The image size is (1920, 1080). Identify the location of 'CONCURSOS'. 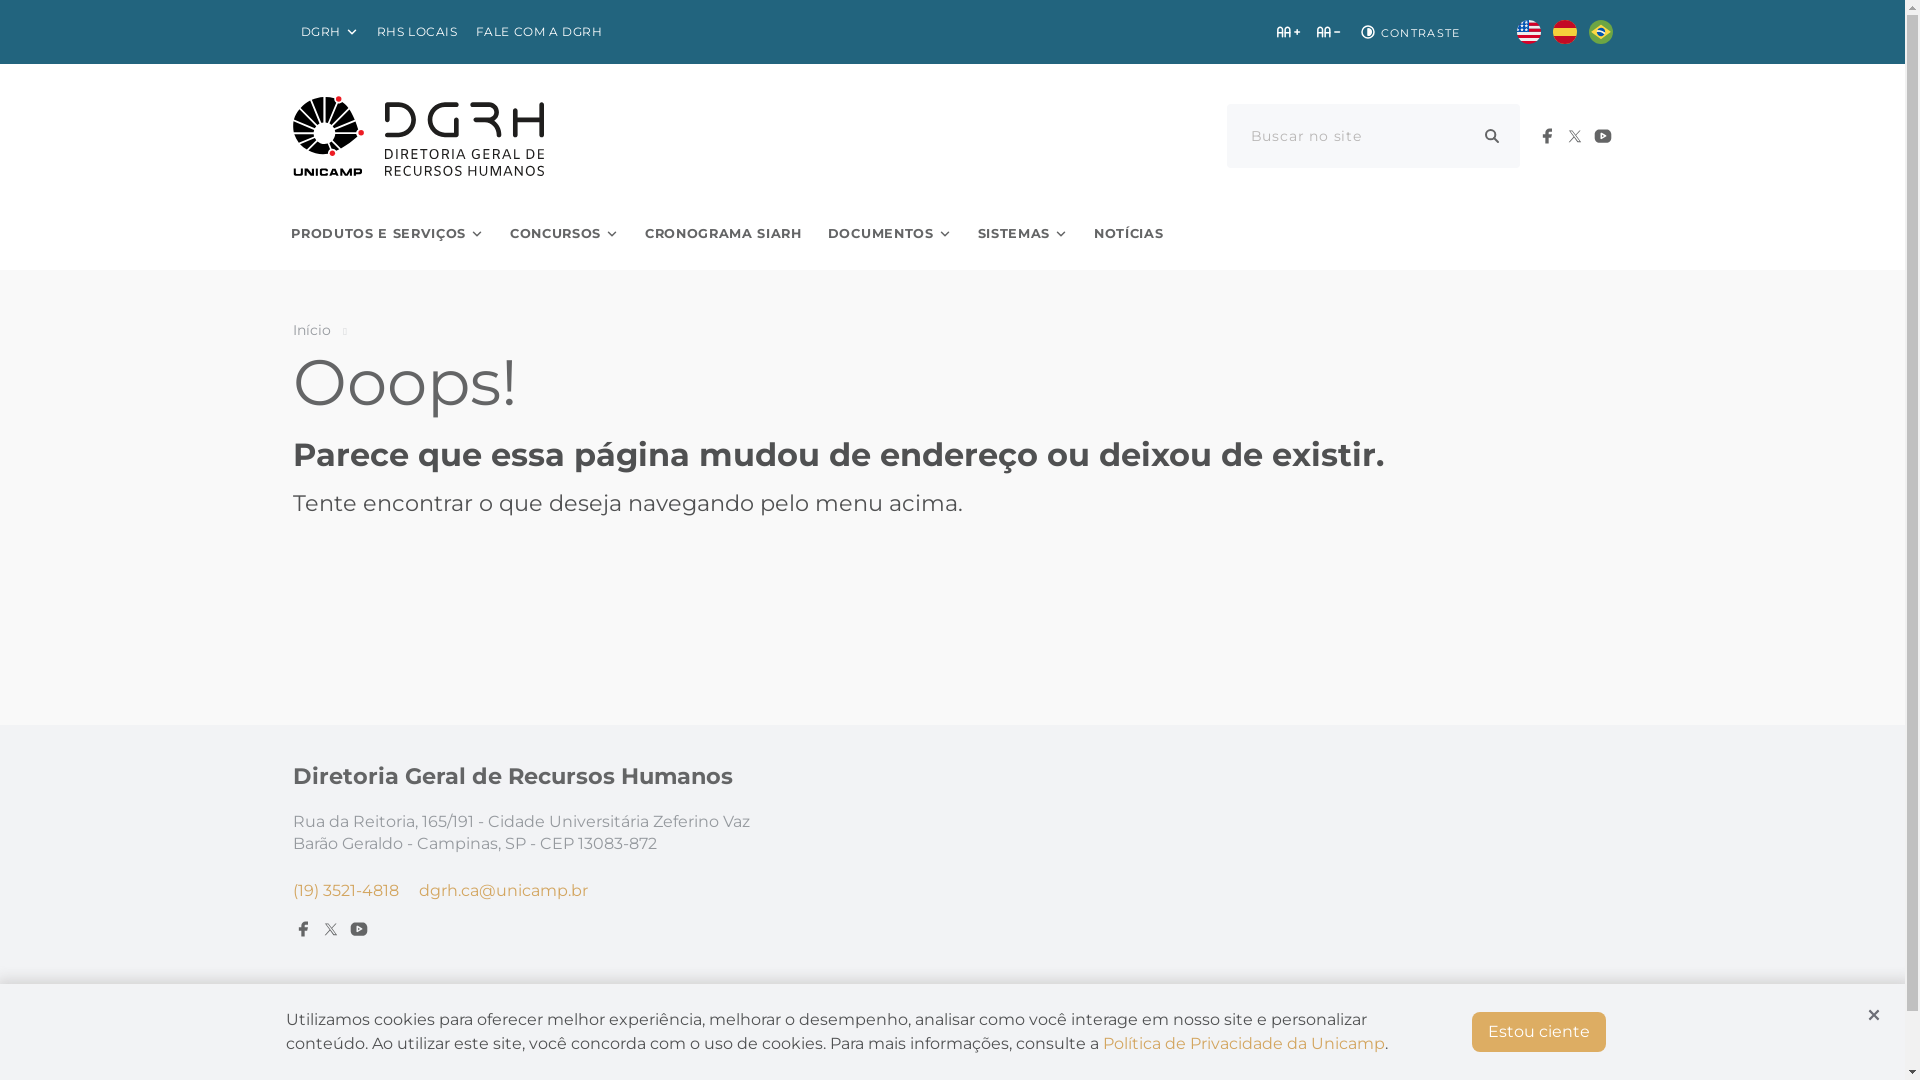
(563, 233).